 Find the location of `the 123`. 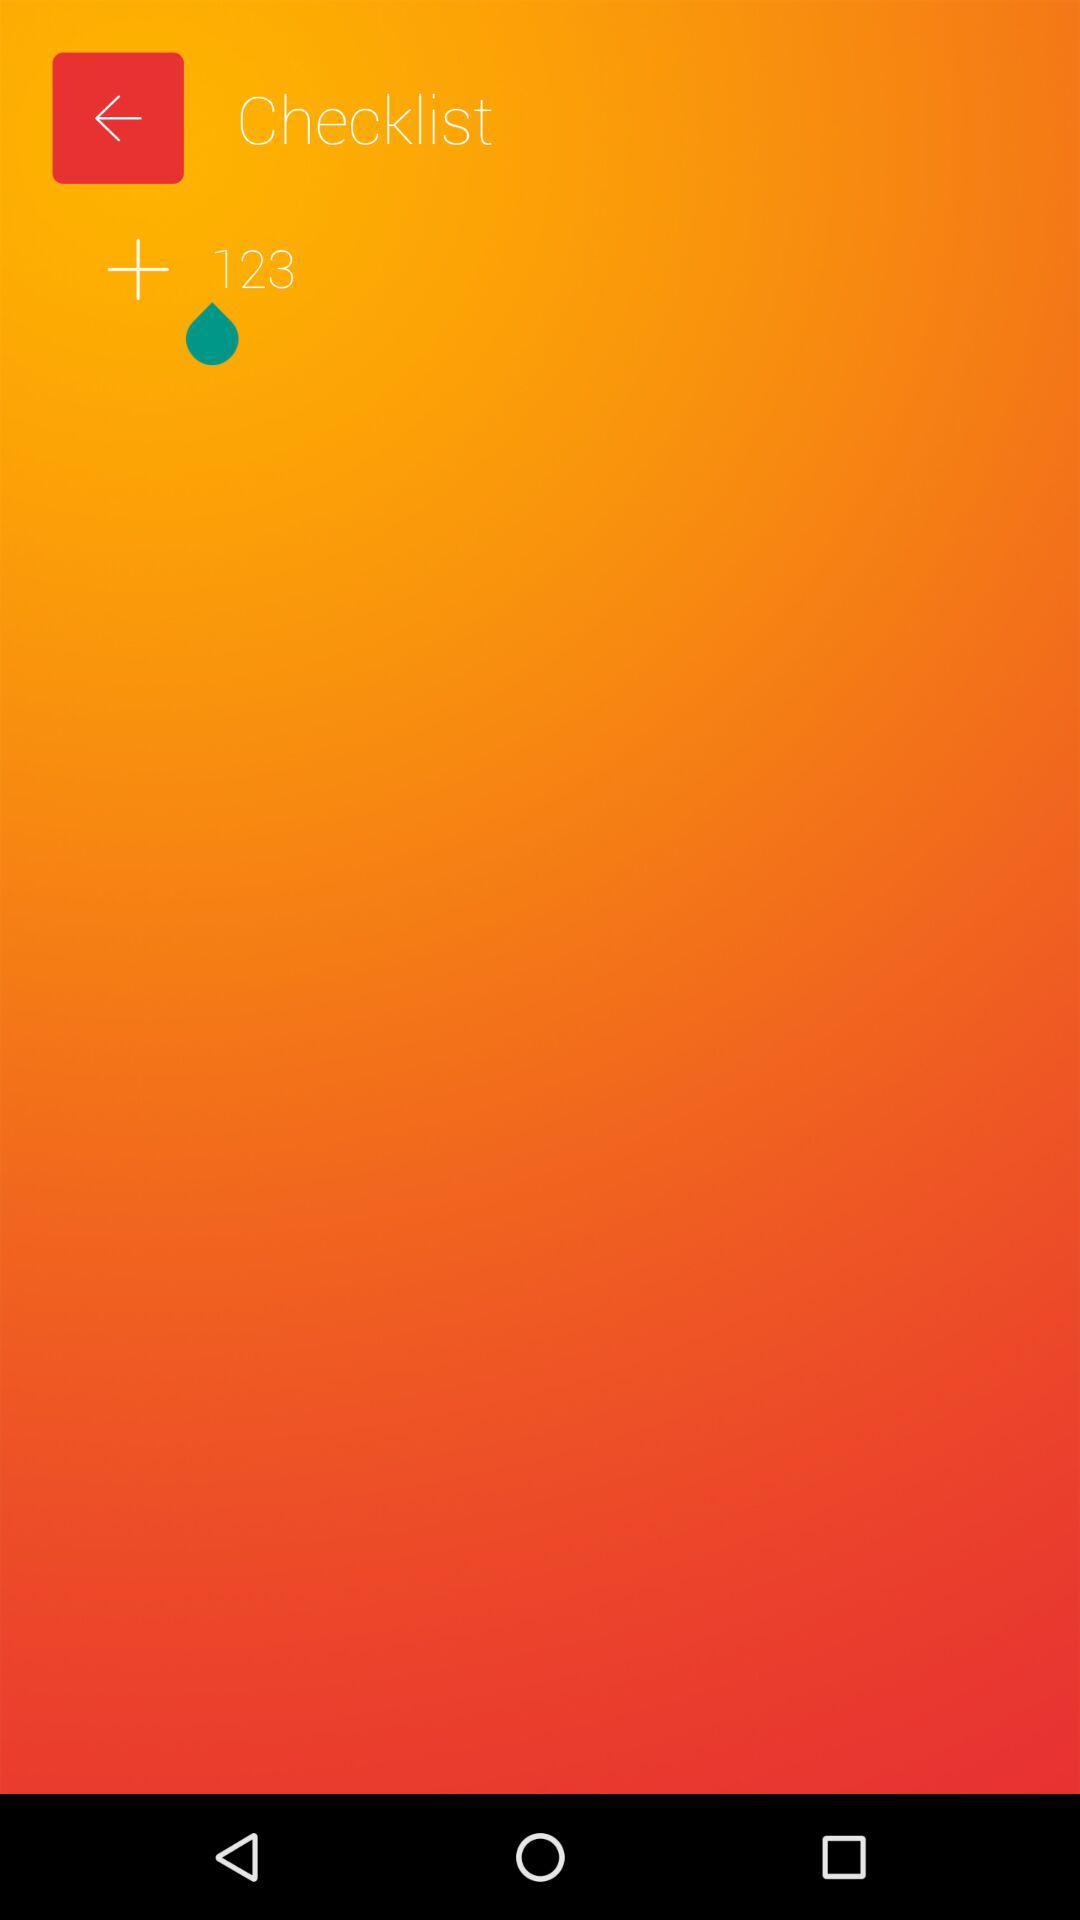

the 123 is located at coordinates (540, 268).